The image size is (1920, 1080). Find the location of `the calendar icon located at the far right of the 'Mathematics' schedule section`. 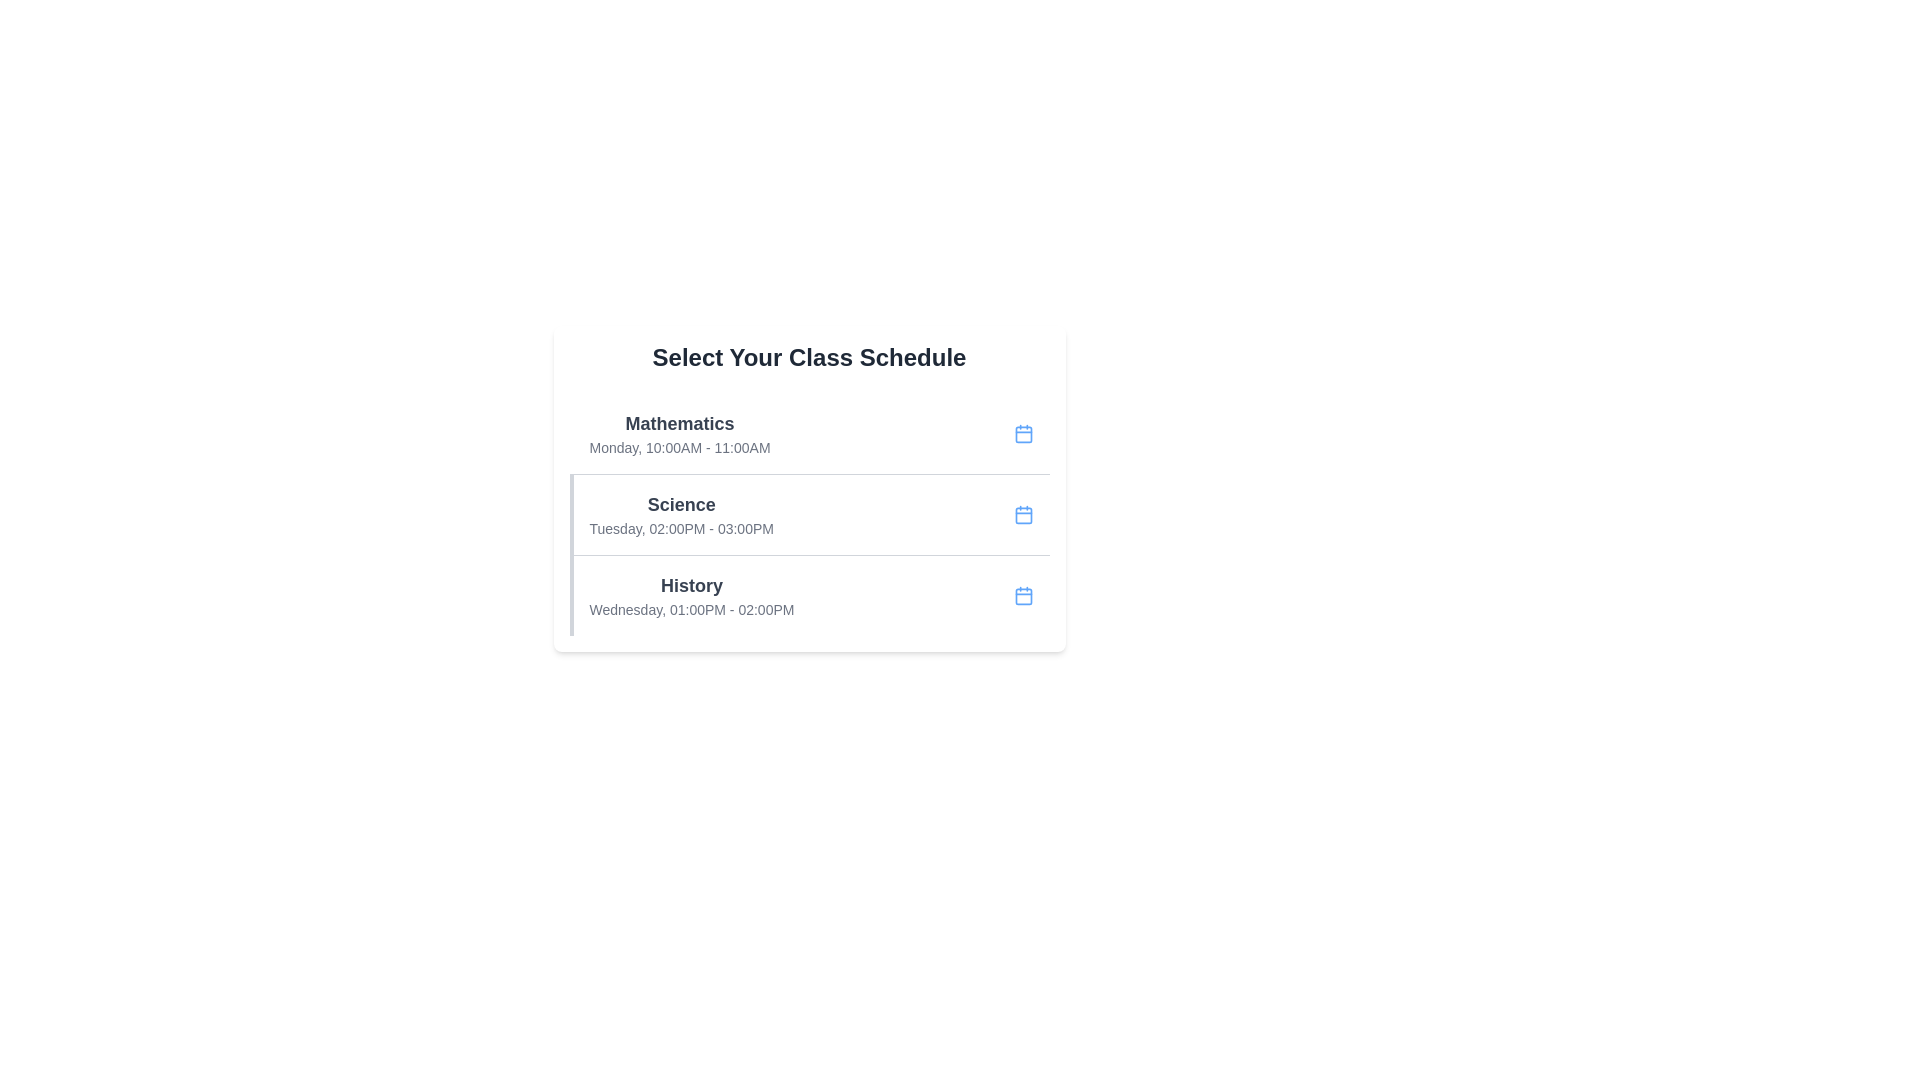

the calendar icon located at the far right of the 'Mathematics' schedule section is located at coordinates (1023, 433).